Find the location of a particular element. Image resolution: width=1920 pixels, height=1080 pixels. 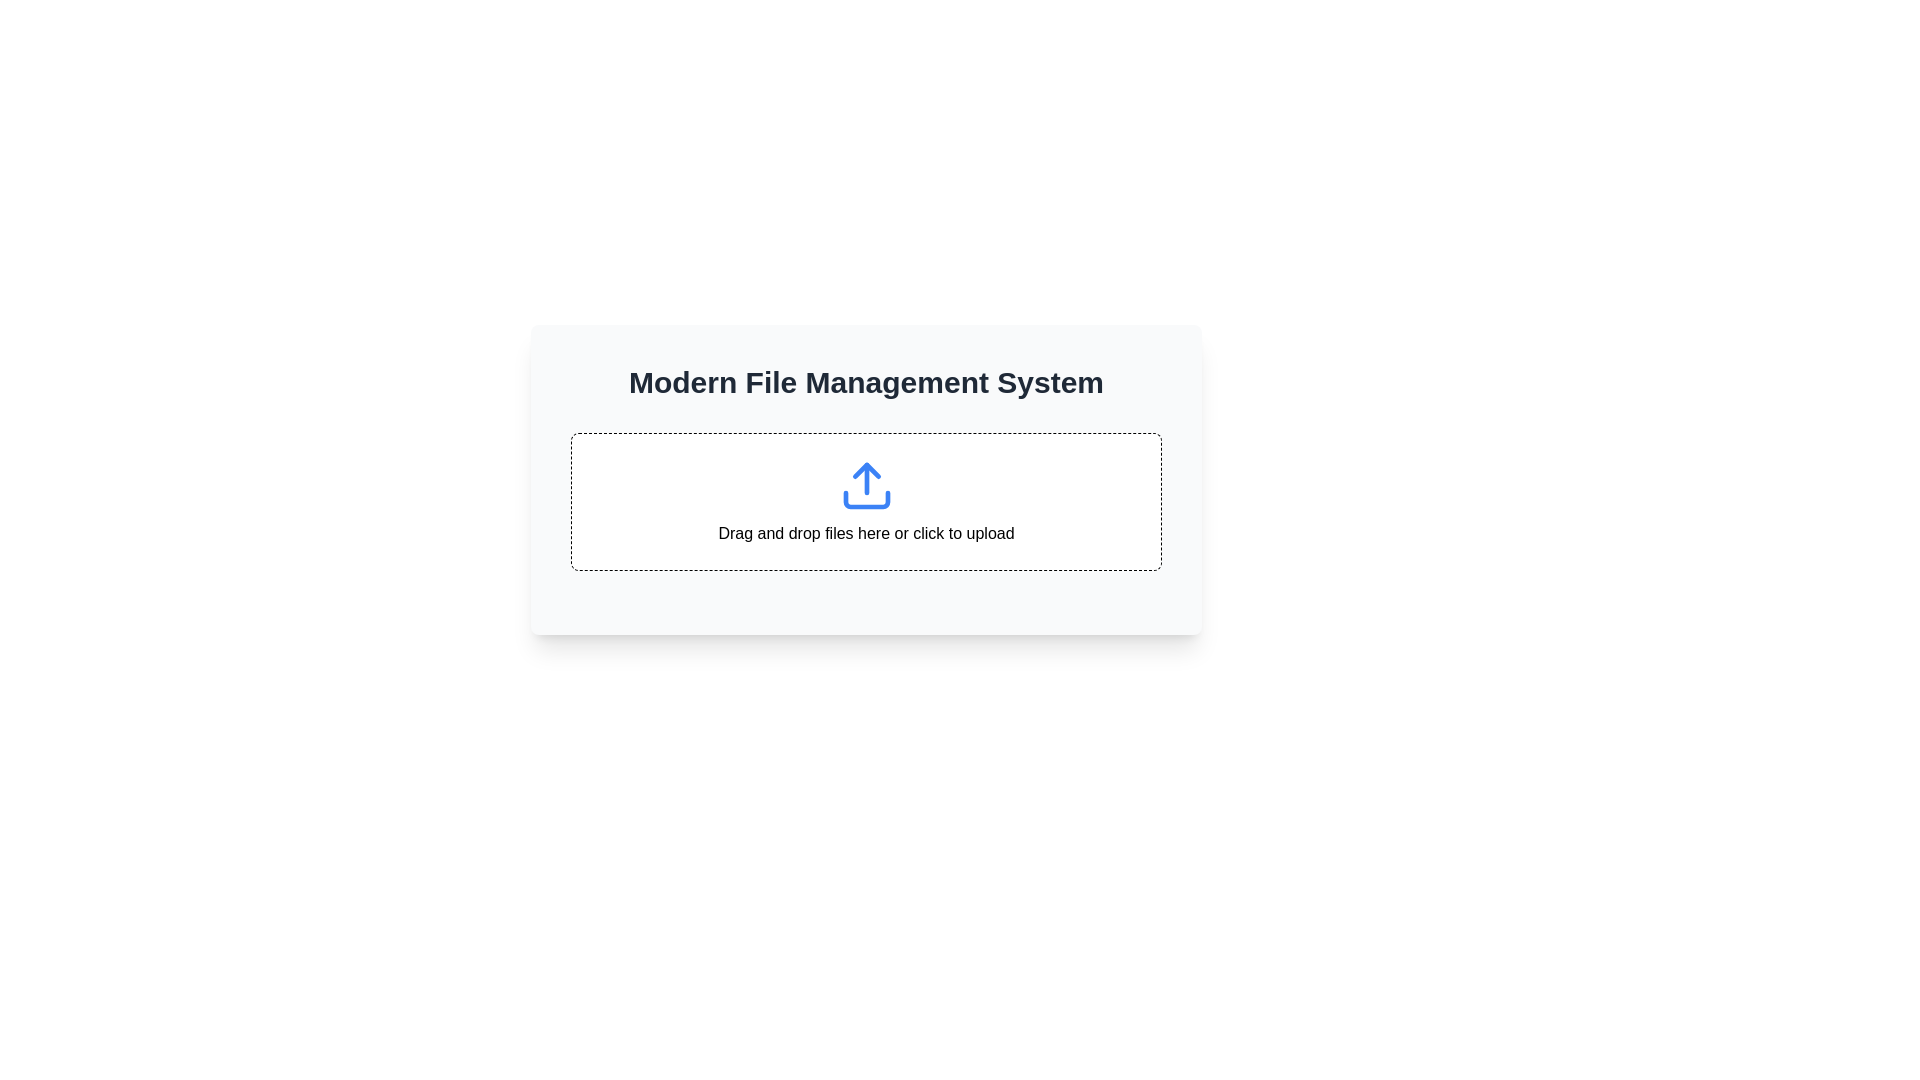

the triangular arrow icon that indicates the upload action, which is centrally aligned in the interface and part of the dotted rectangular box labeled 'Drag and drop files here or click to upload.' is located at coordinates (866, 470).